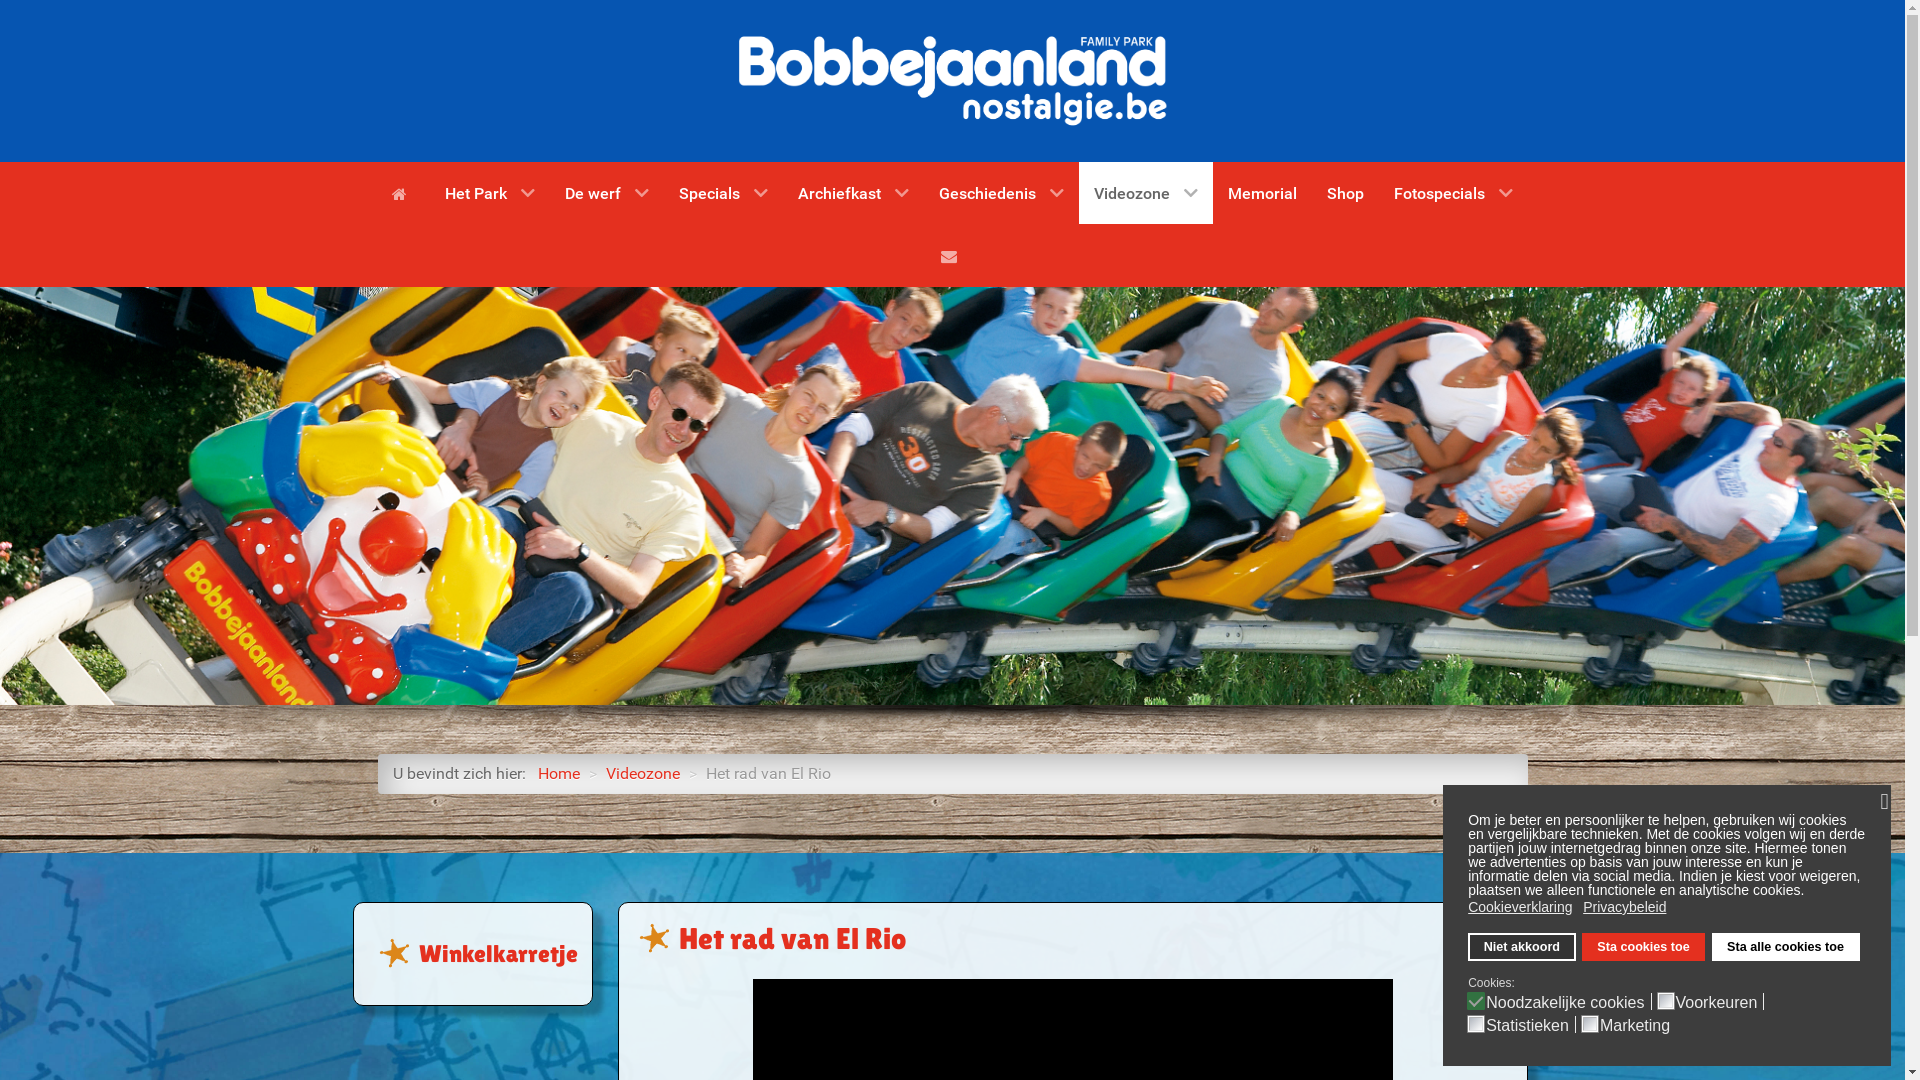 The image size is (1920, 1080). What do you see at coordinates (489, 192) in the screenshot?
I see `'Het Park'` at bounding box center [489, 192].